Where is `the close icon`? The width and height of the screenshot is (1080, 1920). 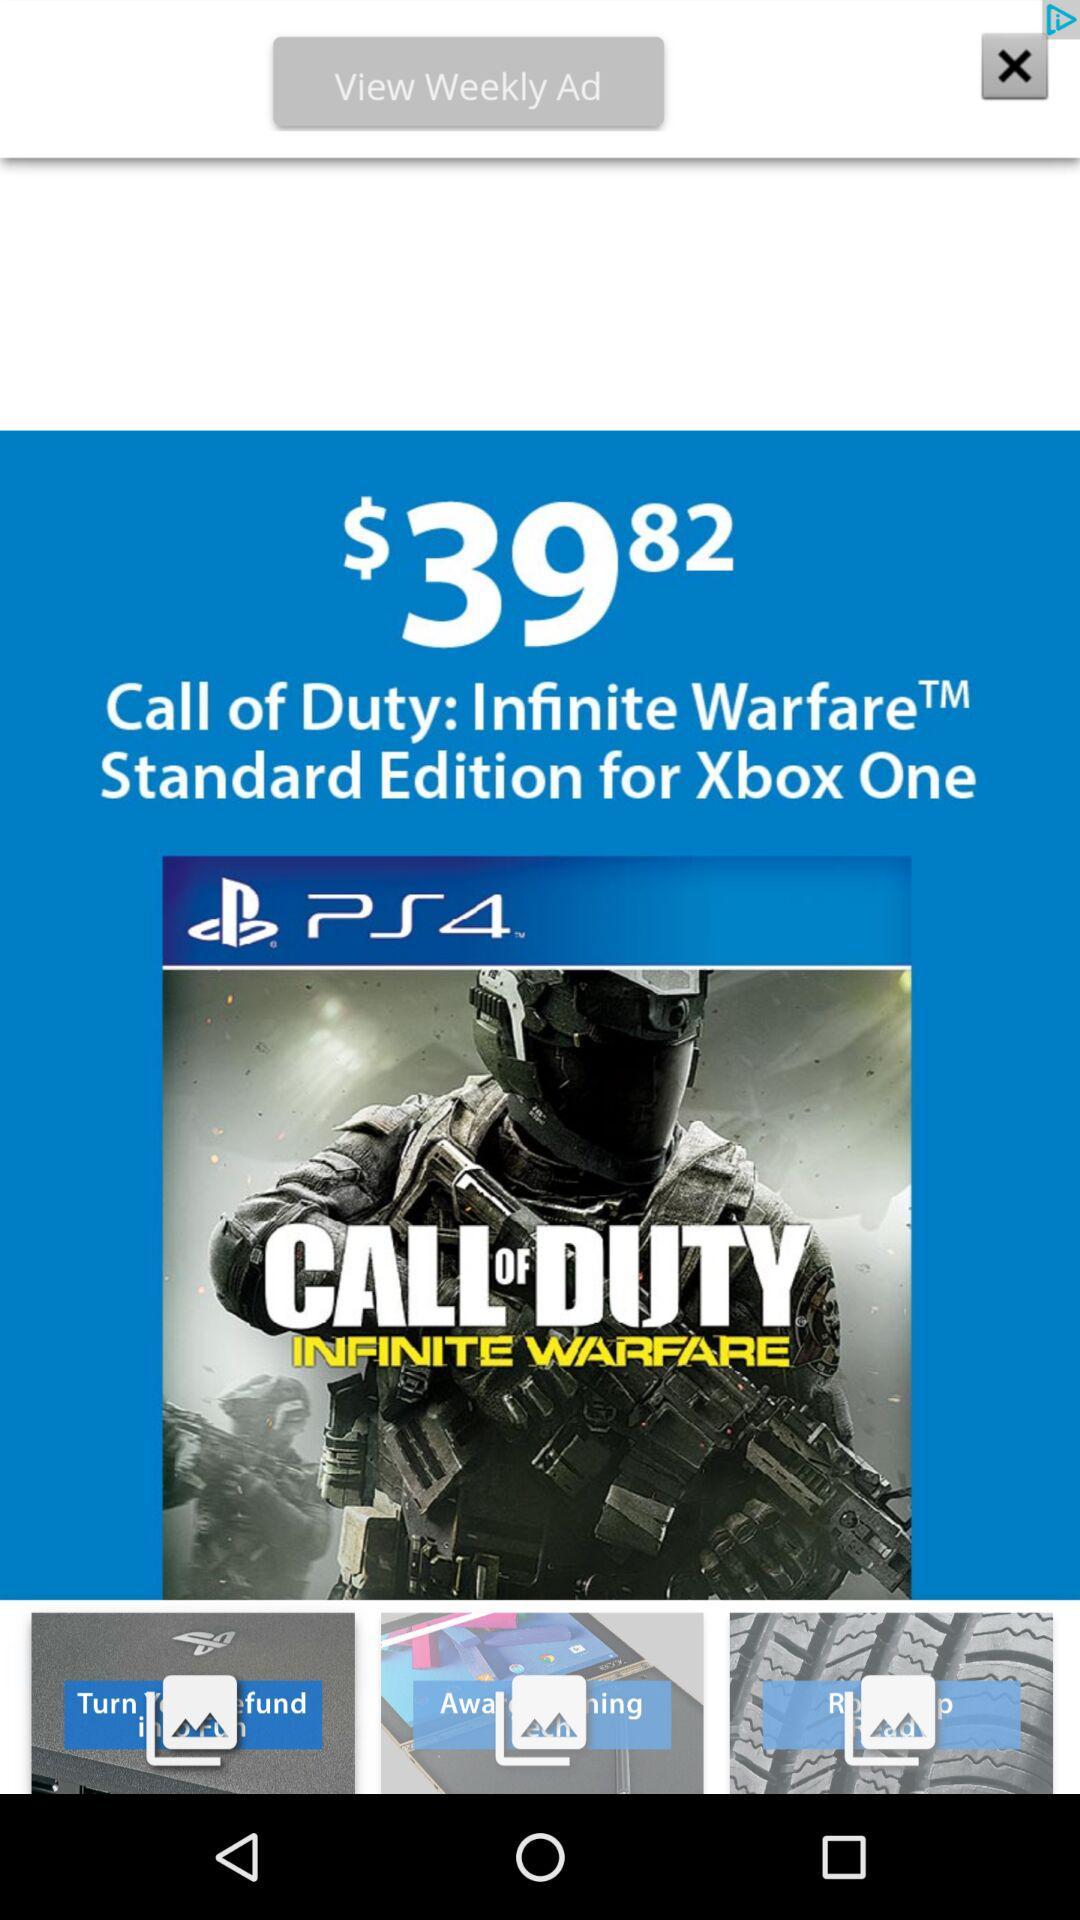 the close icon is located at coordinates (1014, 70).